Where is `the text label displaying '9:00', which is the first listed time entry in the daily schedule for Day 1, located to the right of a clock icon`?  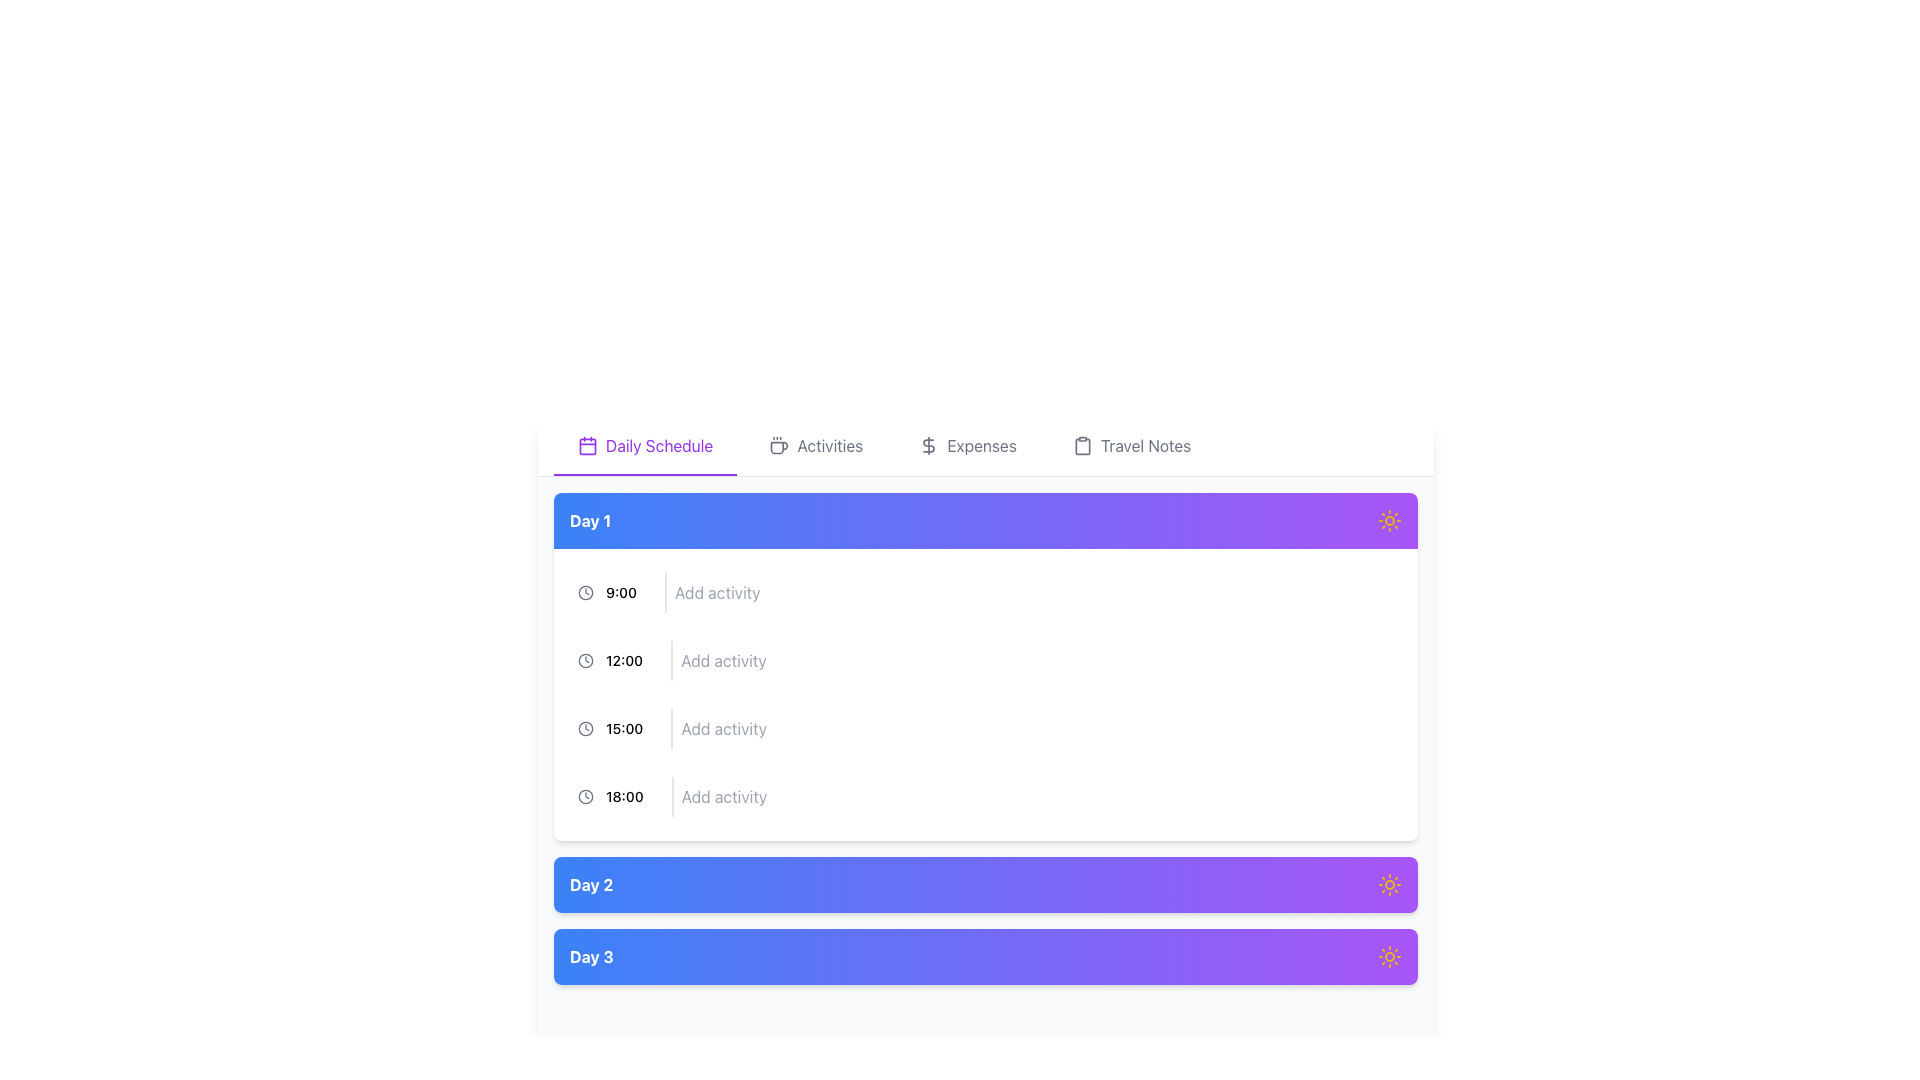 the text label displaying '9:00', which is the first listed time entry in the daily schedule for Day 1, located to the right of a clock icon is located at coordinates (620, 592).